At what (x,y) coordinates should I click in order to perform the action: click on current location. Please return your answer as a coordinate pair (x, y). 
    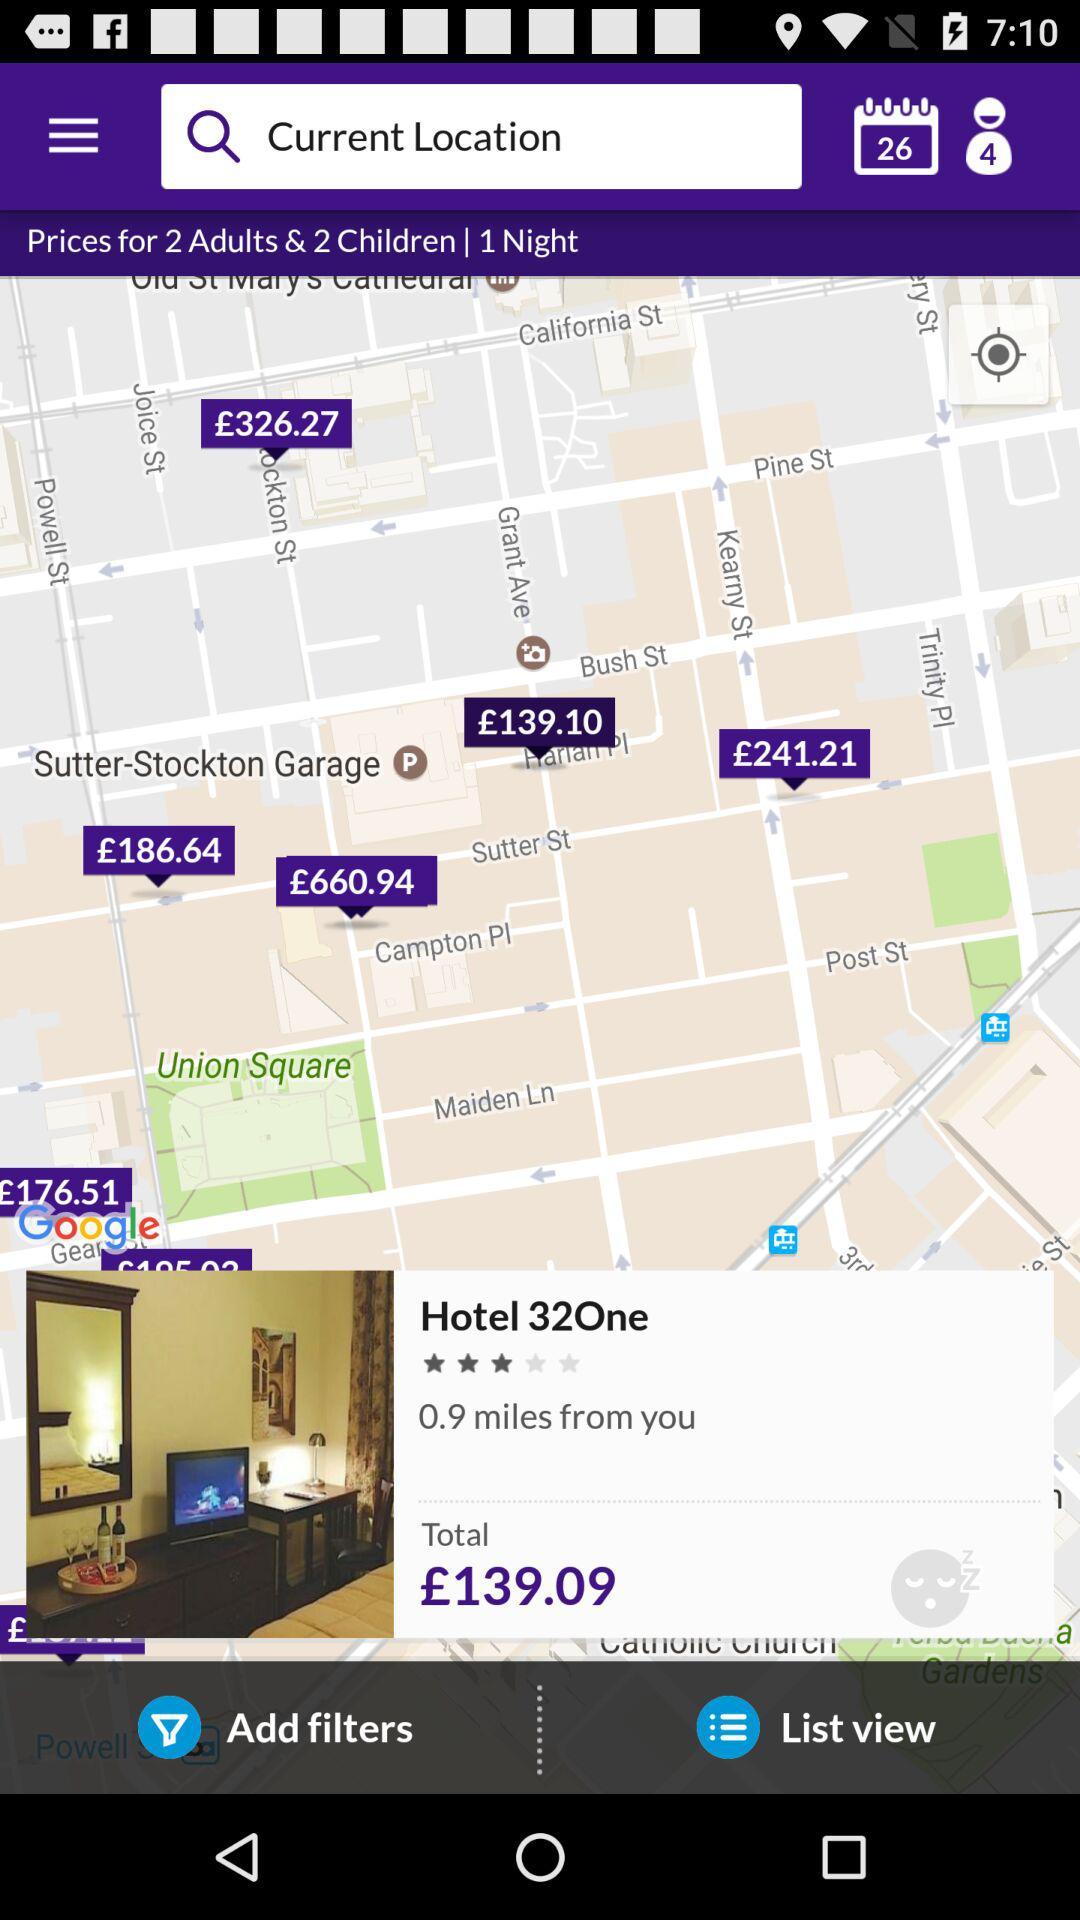
    Looking at the image, I should click on (525, 135).